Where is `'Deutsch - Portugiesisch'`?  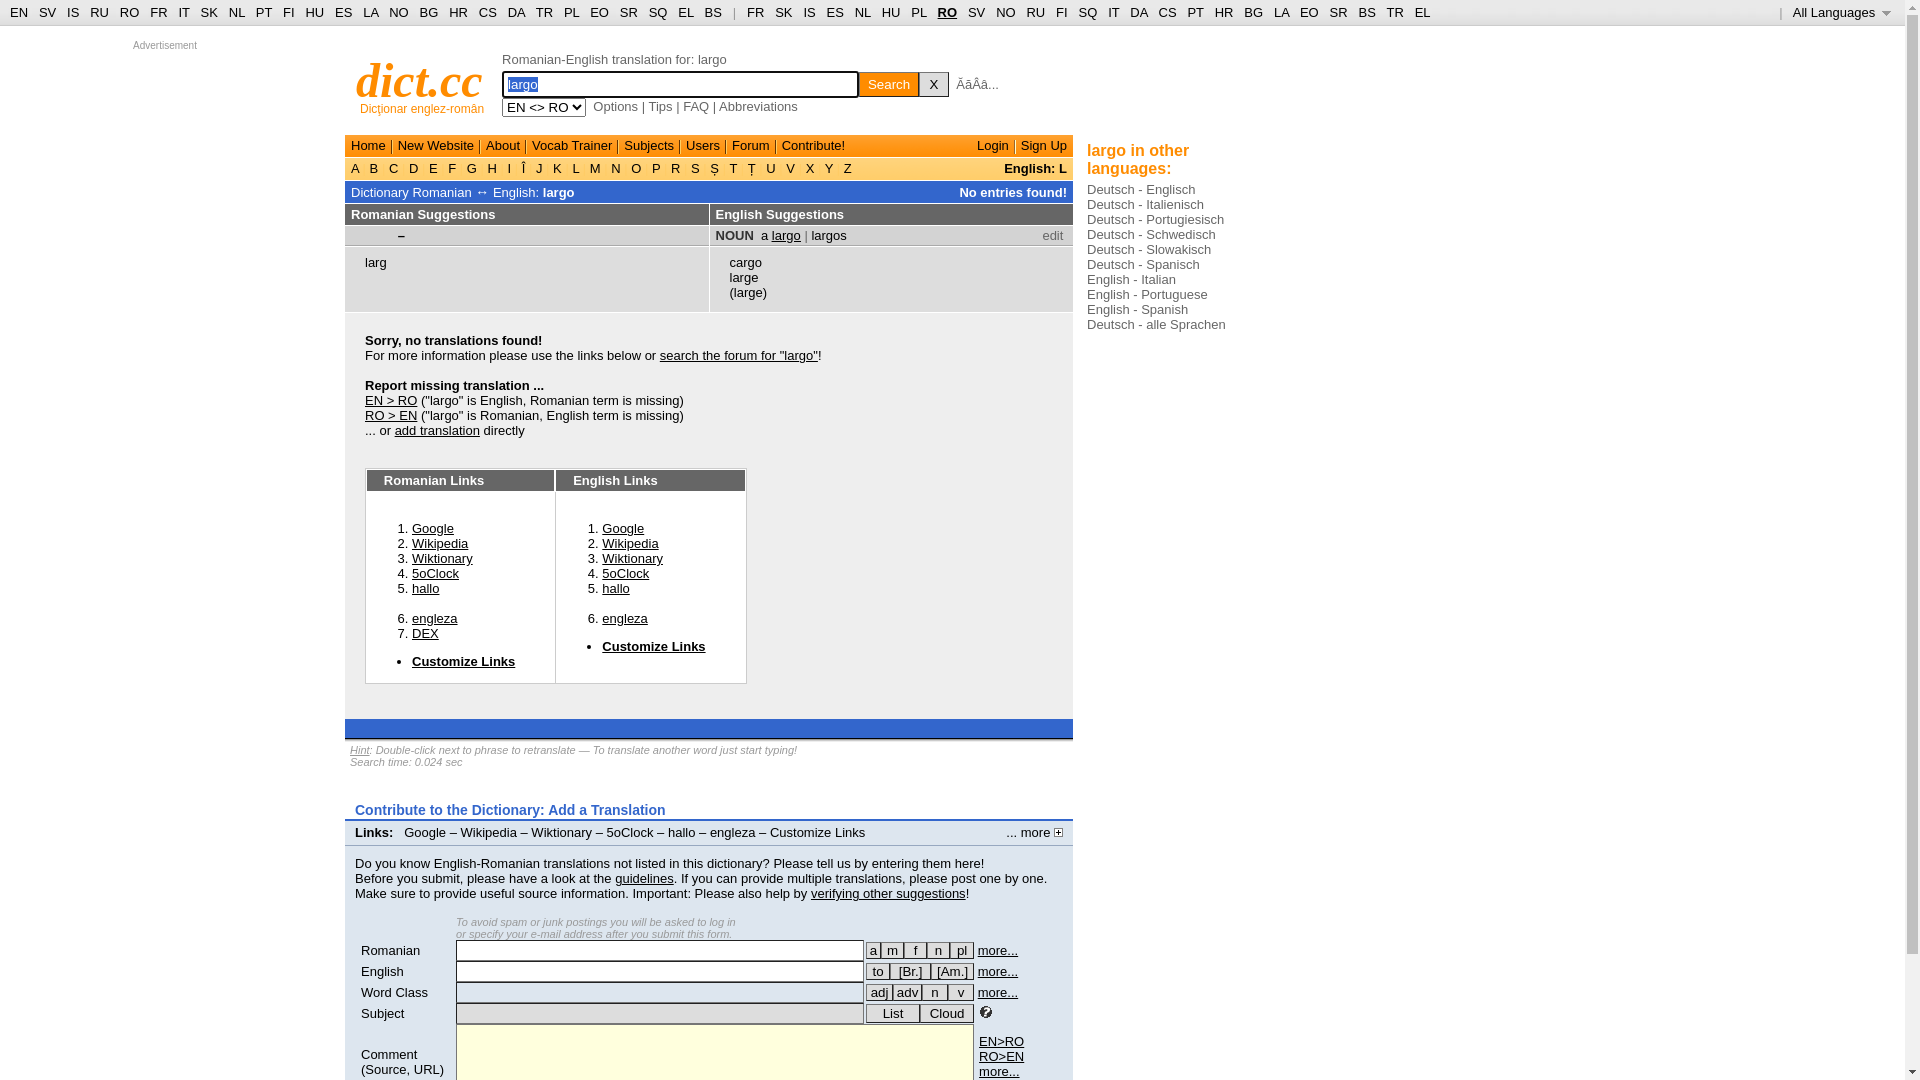
'Deutsch - Portugiesisch' is located at coordinates (1155, 219).